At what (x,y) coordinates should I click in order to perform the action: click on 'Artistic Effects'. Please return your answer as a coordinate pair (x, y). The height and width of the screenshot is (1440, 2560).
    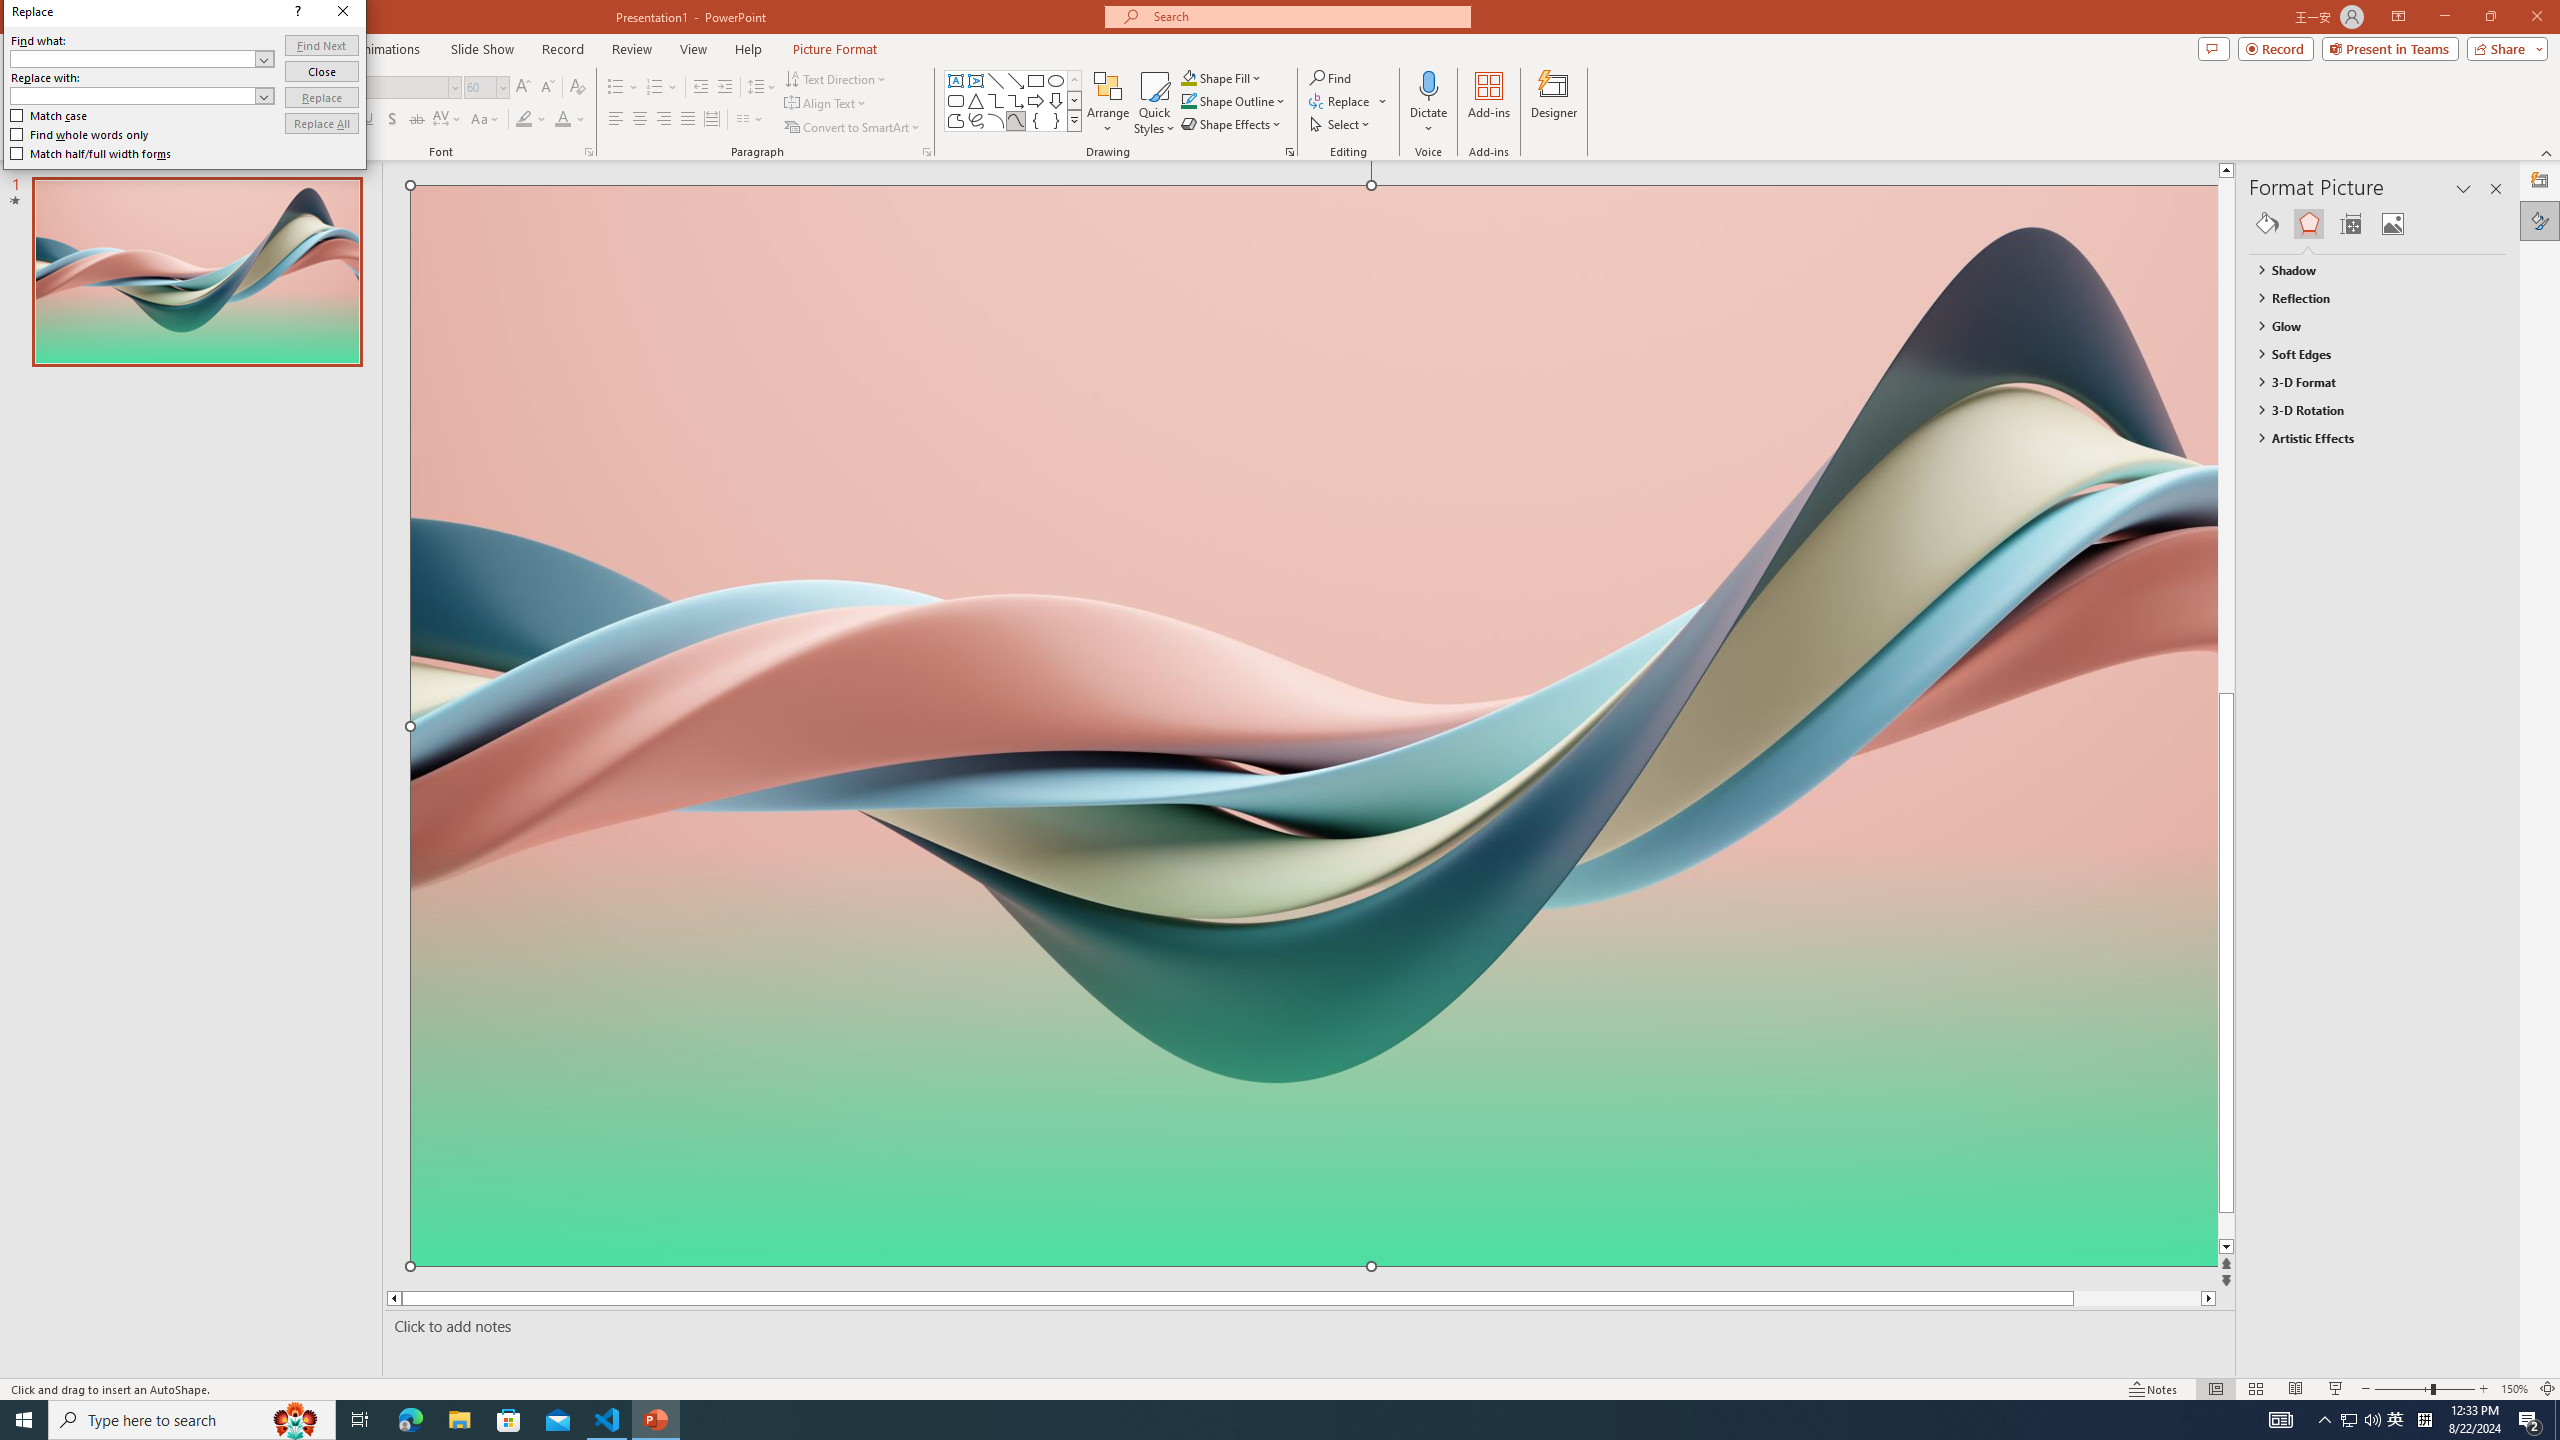
    Looking at the image, I should click on (2368, 436).